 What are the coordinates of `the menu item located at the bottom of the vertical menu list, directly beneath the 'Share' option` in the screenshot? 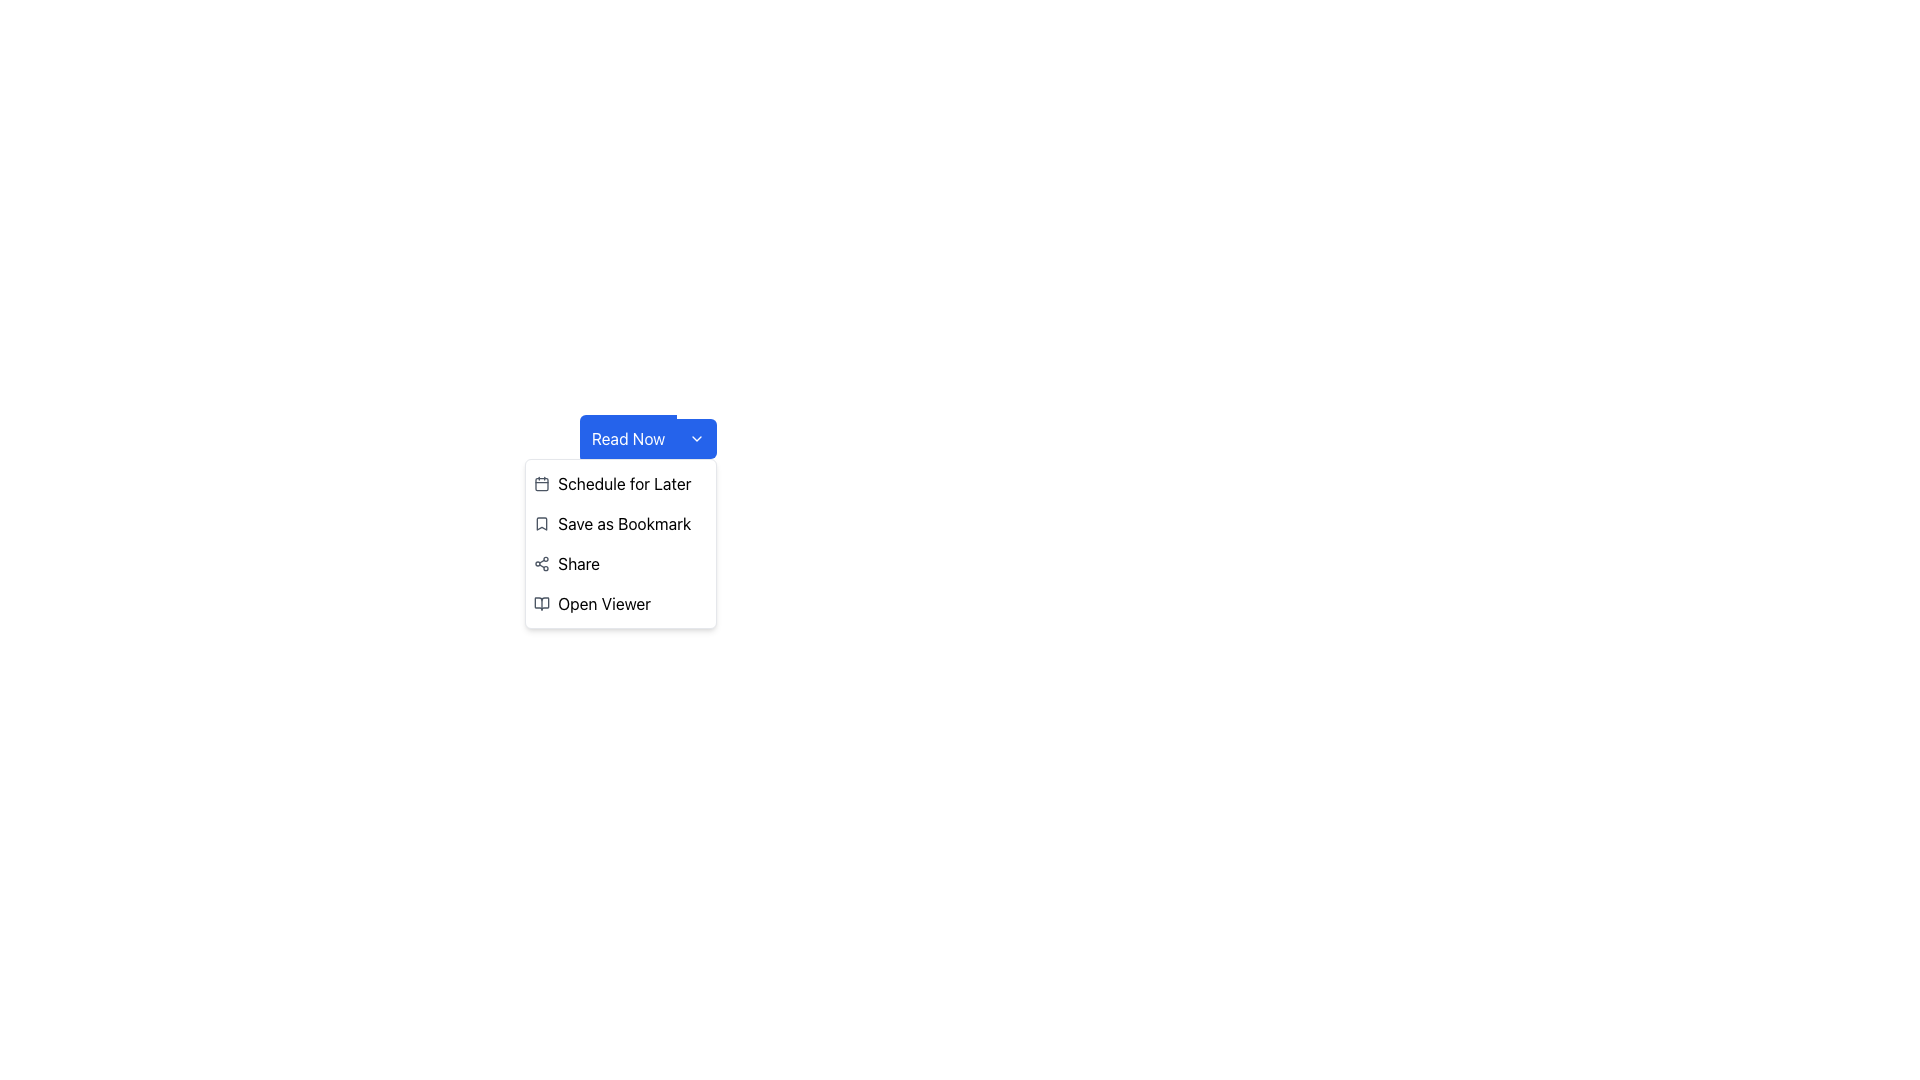 It's located at (620, 603).